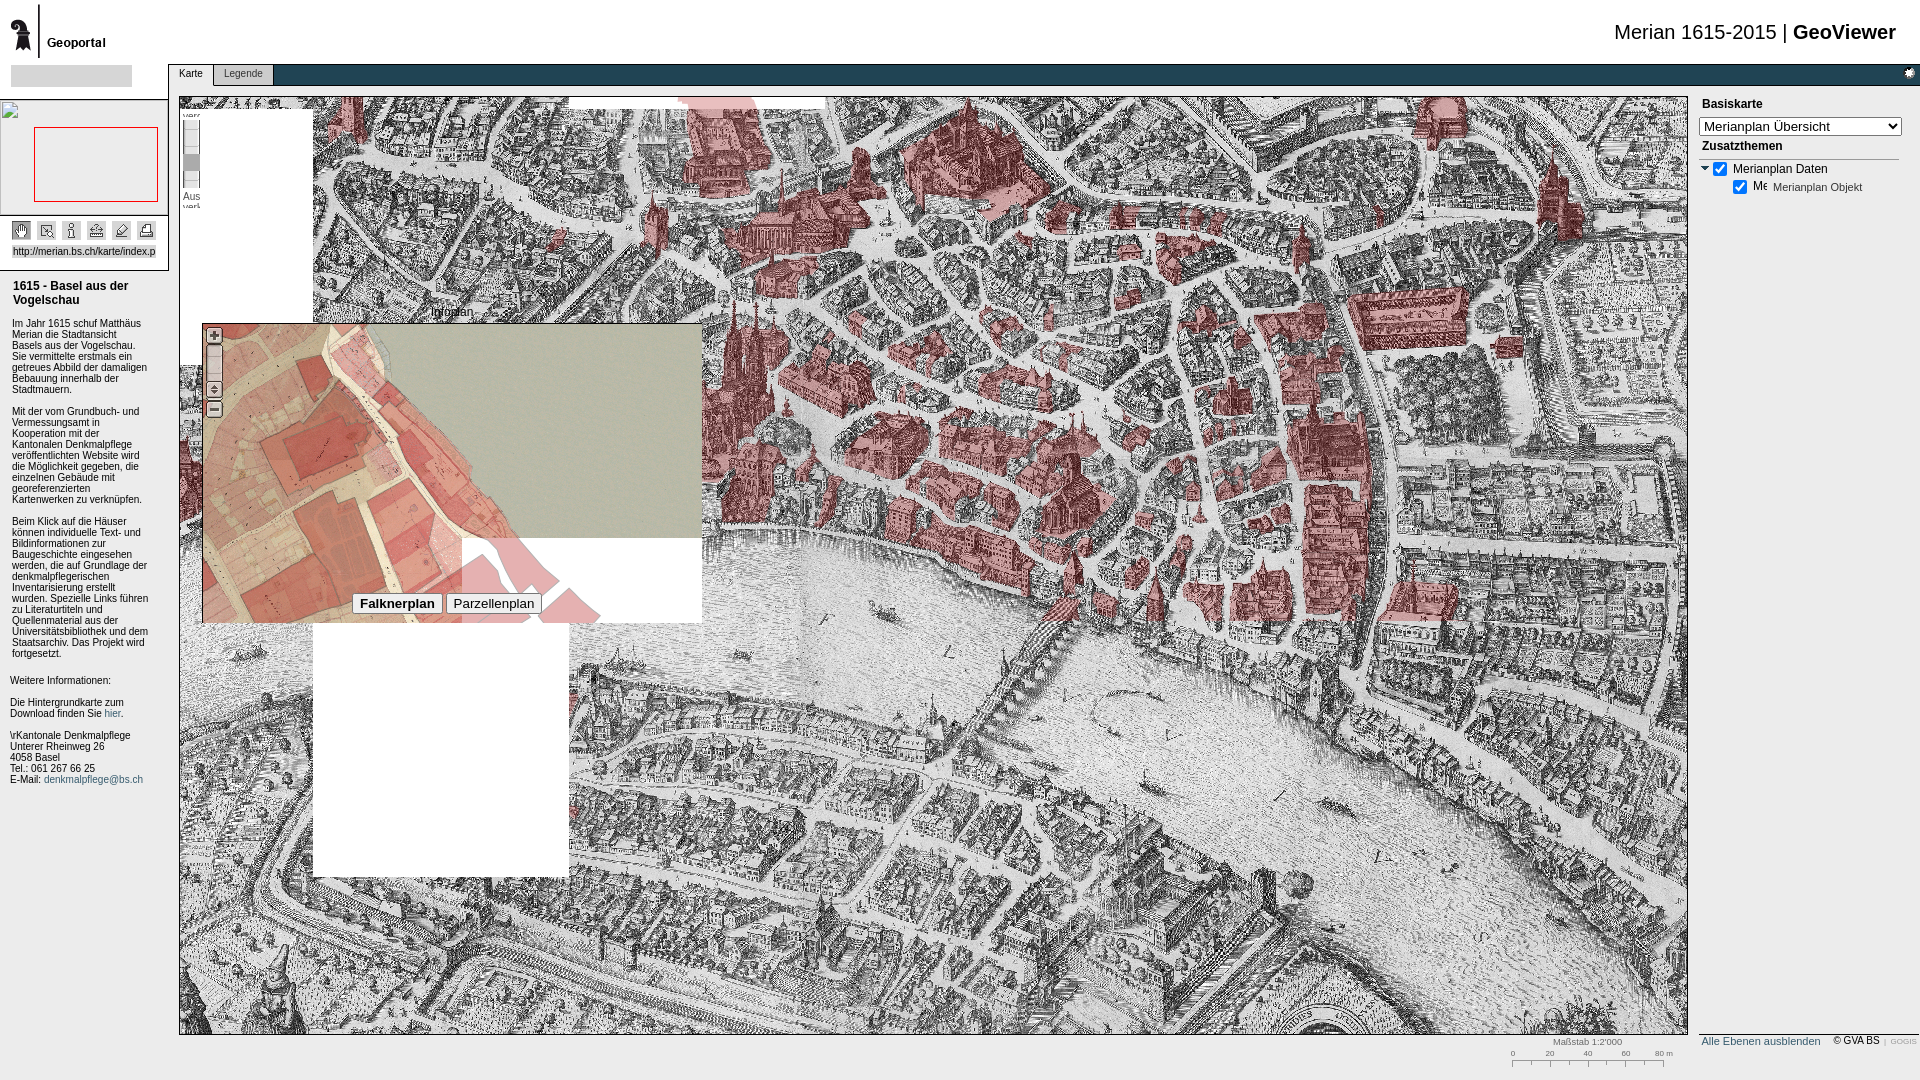 Image resolution: width=1920 pixels, height=1080 pixels. I want to click on 'Parzellenplan', so click(494, 602).